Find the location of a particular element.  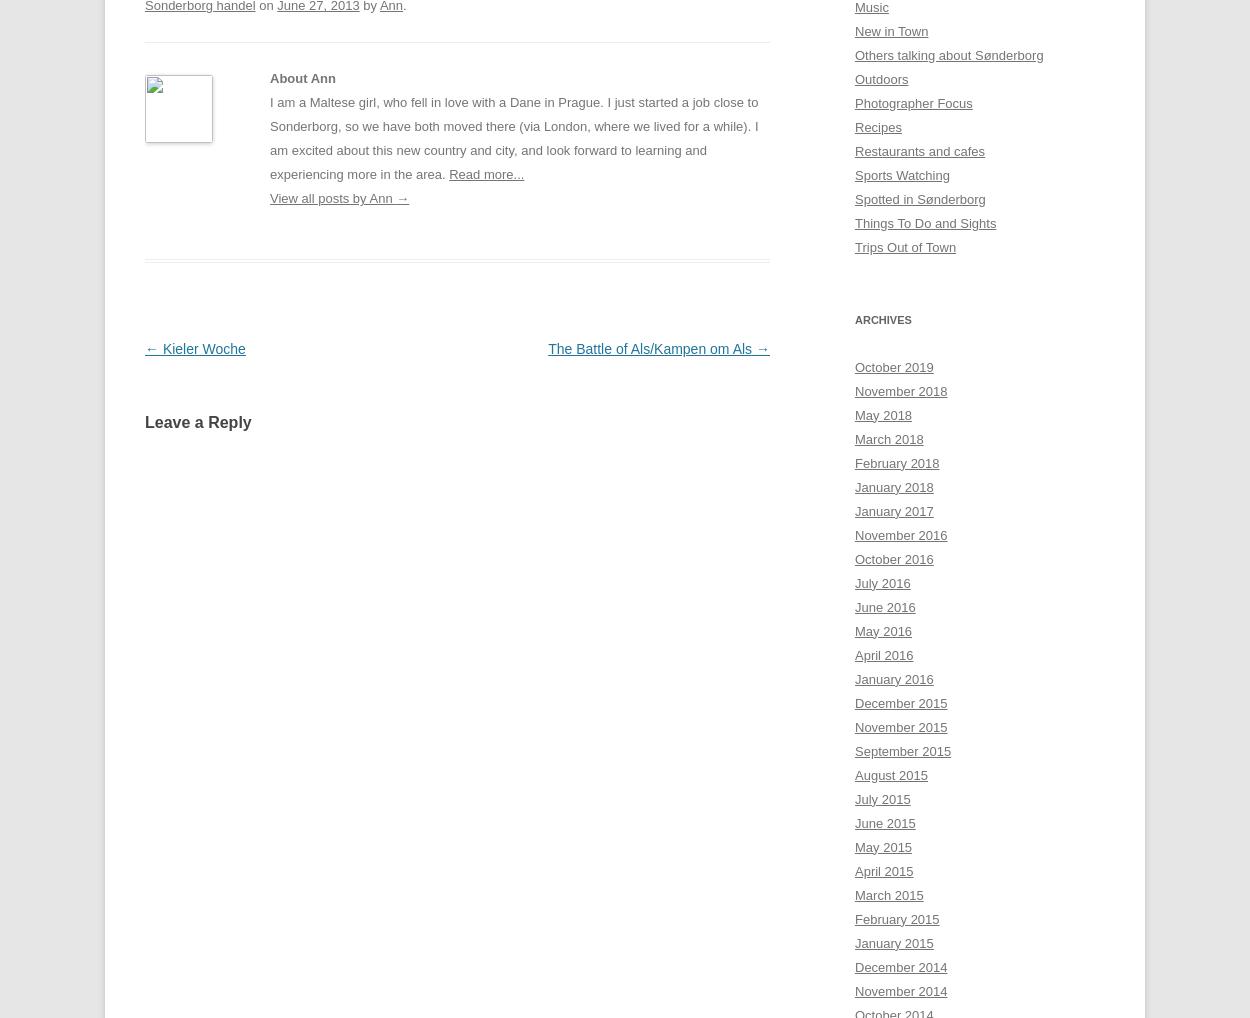

'Outdoors' is located at coordinates (881, 78).